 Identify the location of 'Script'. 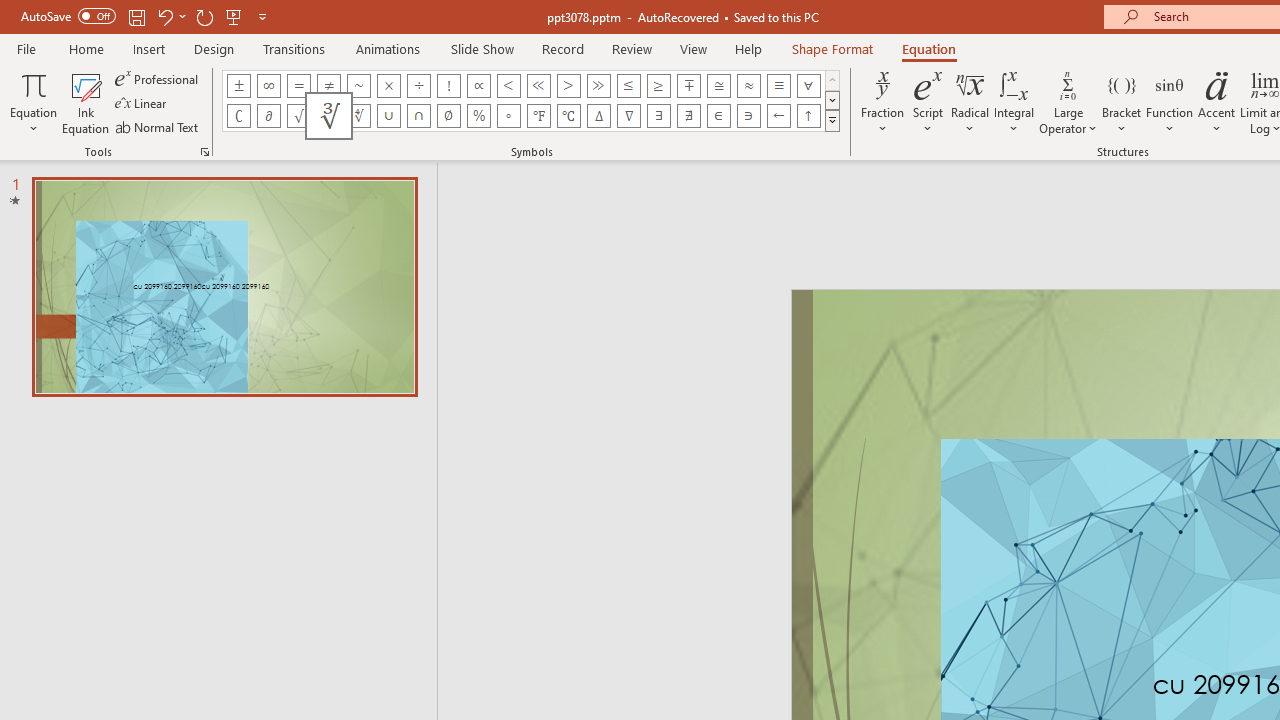
(927, 103).